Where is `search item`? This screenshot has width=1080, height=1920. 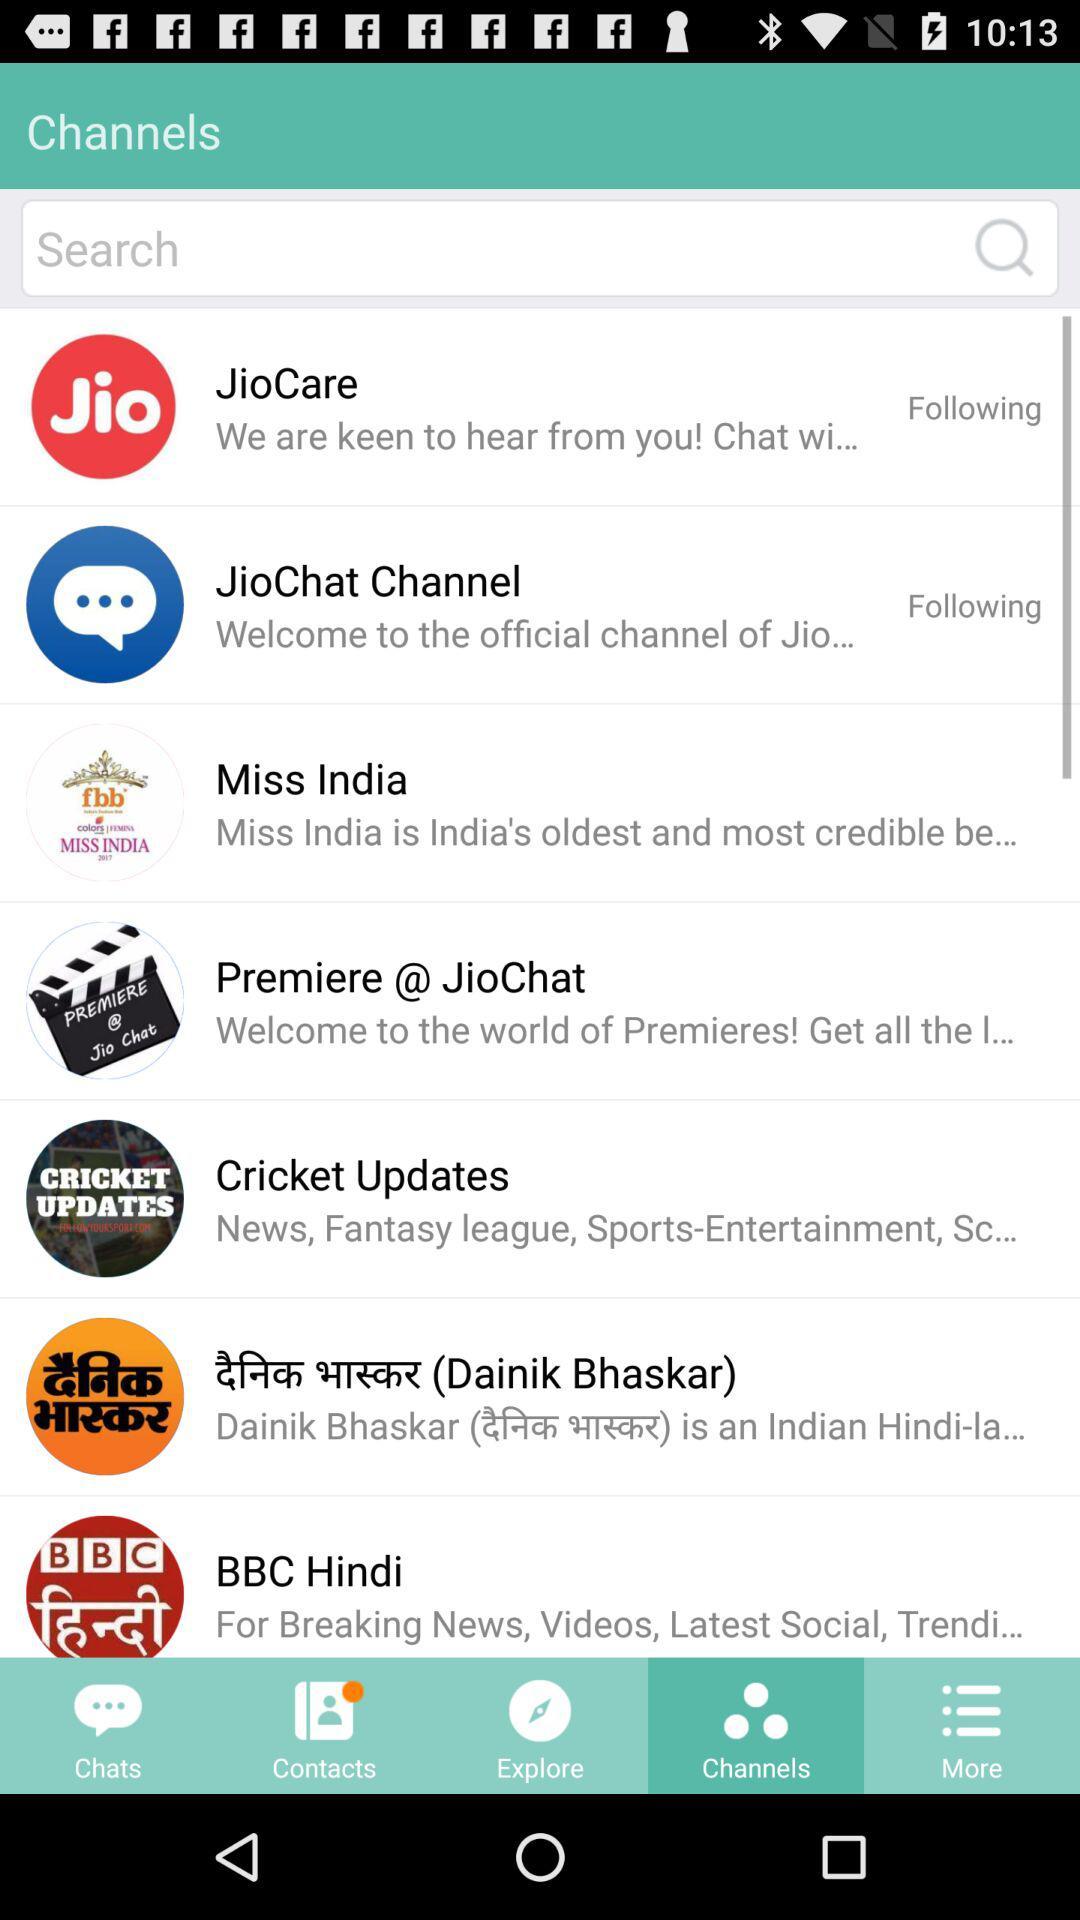
search item is located at coordinates (493, 247).